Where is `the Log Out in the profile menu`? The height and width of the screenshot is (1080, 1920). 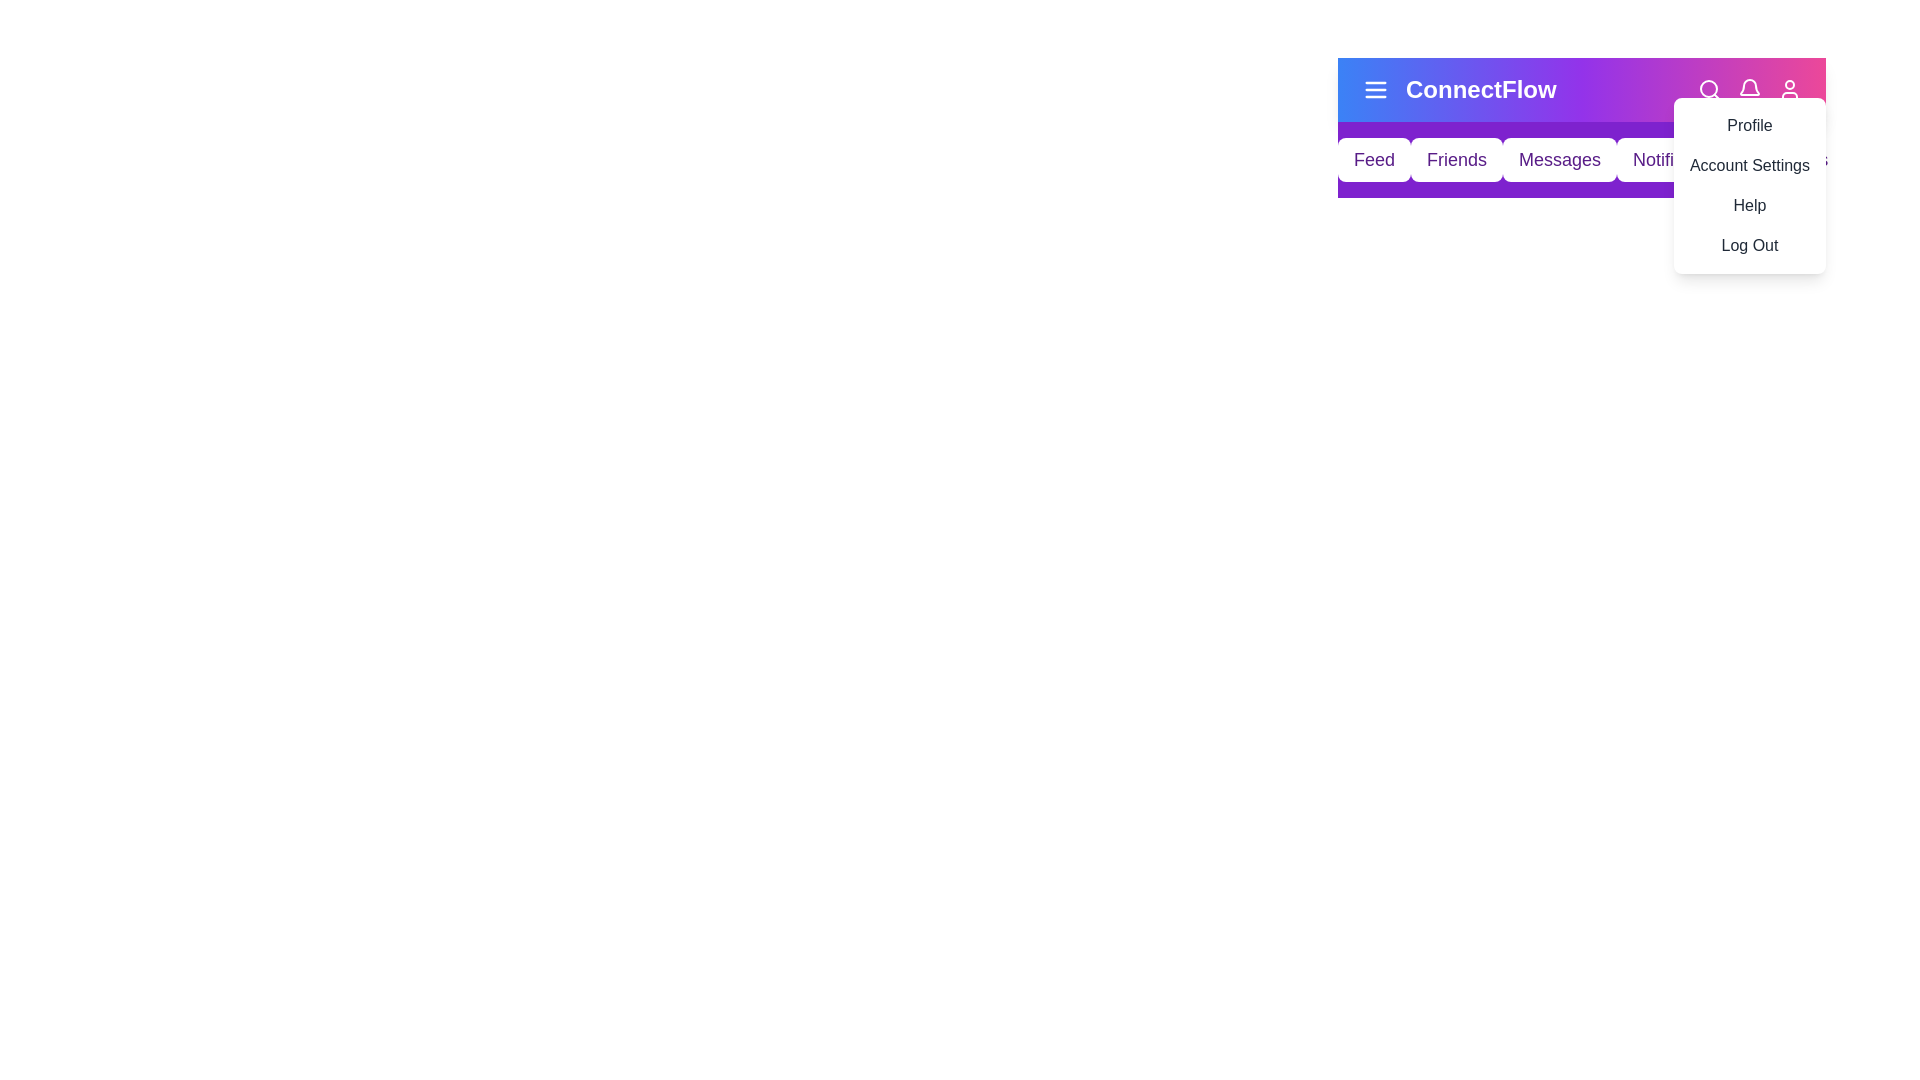
the Log Out in the profile menu is located at coordinates (1747, 245).